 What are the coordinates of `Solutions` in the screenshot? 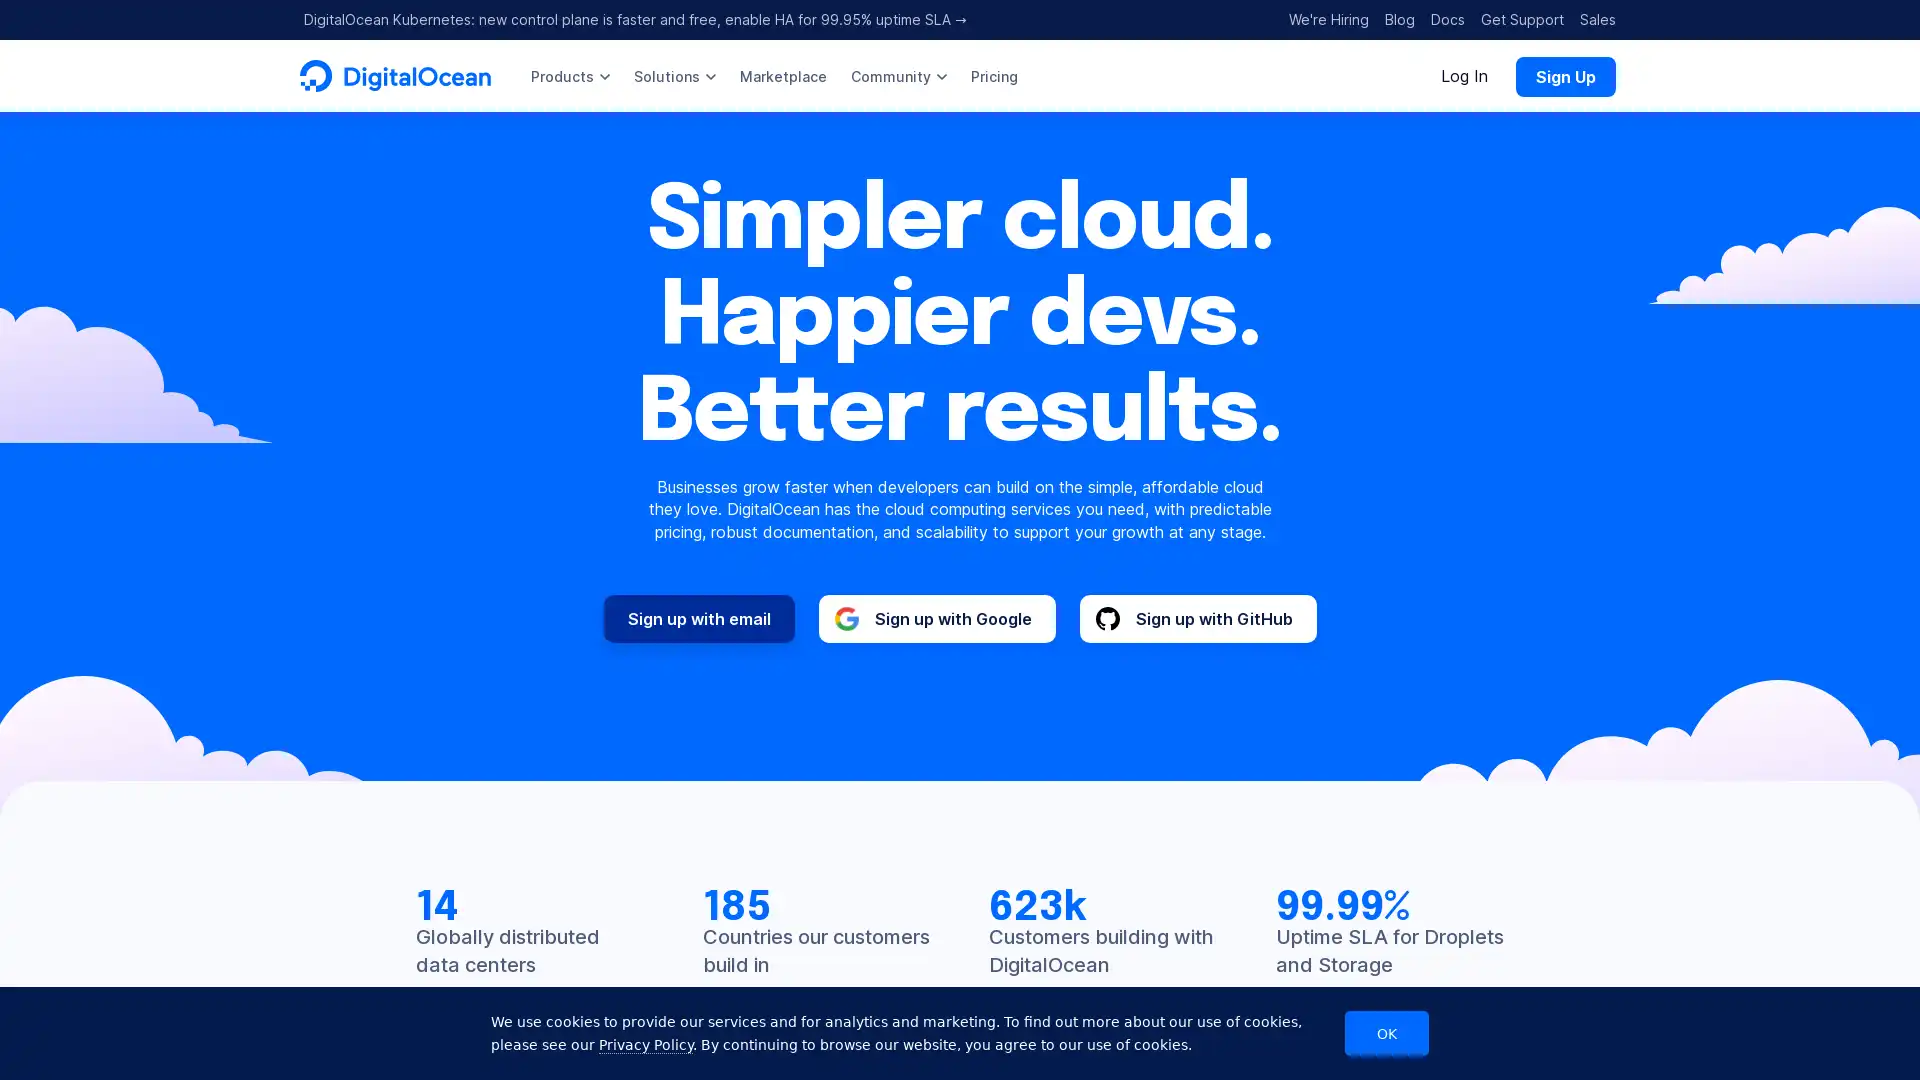 It's located at (675, 75).